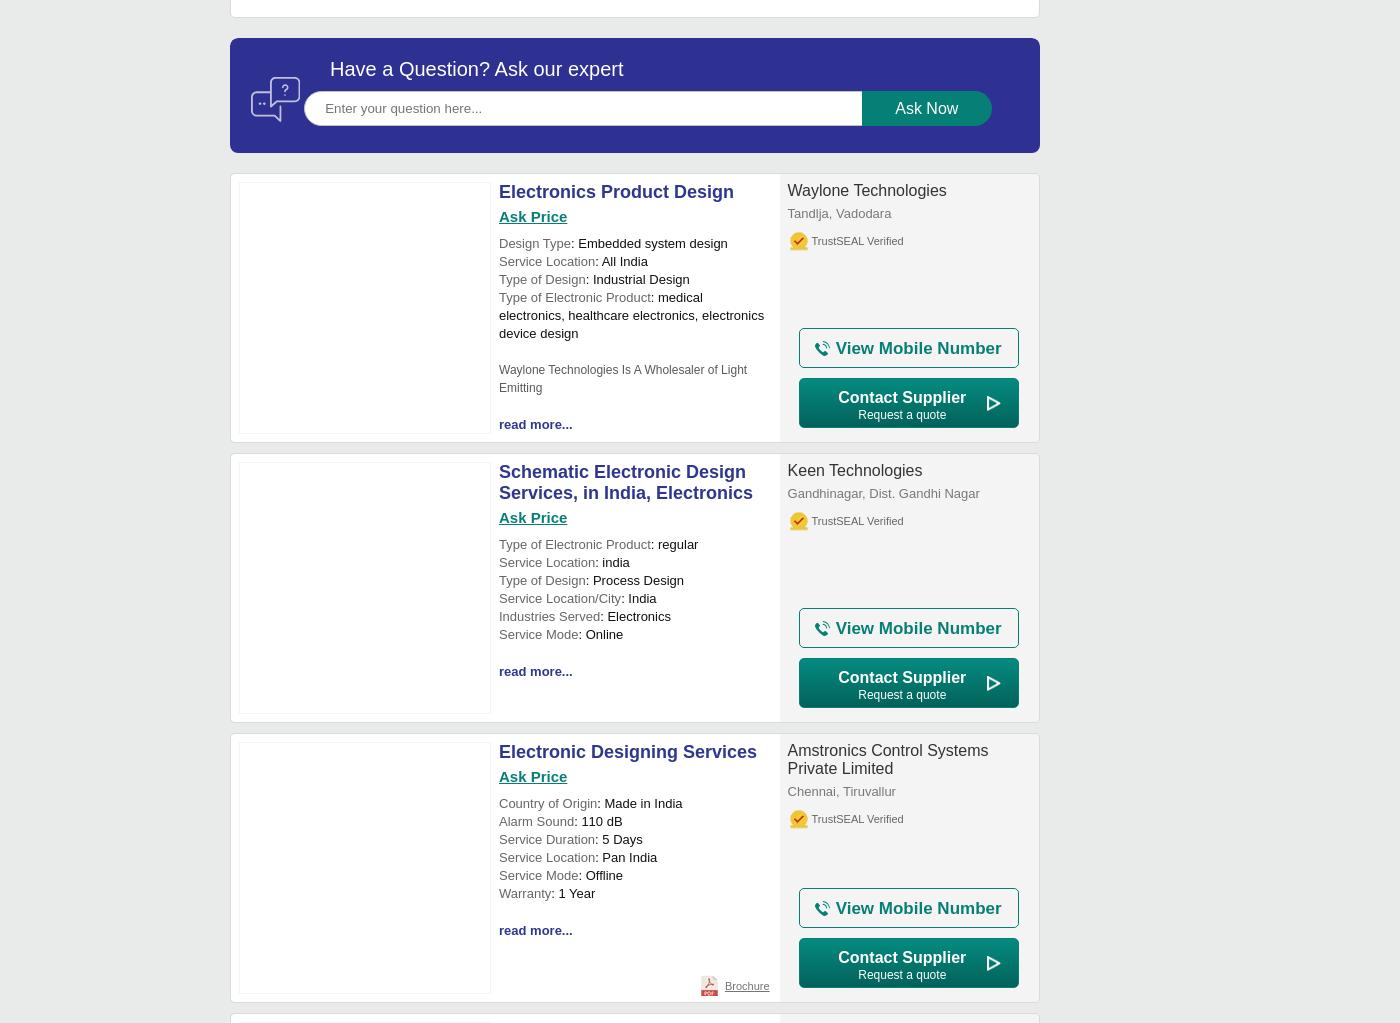 The width and height of the screenshot is (1400, 1023). What do you see at coordinates (839, 212) in the screenshot?
I see `'Tandlja, Vadodara'` at bounding box center [839, 212].